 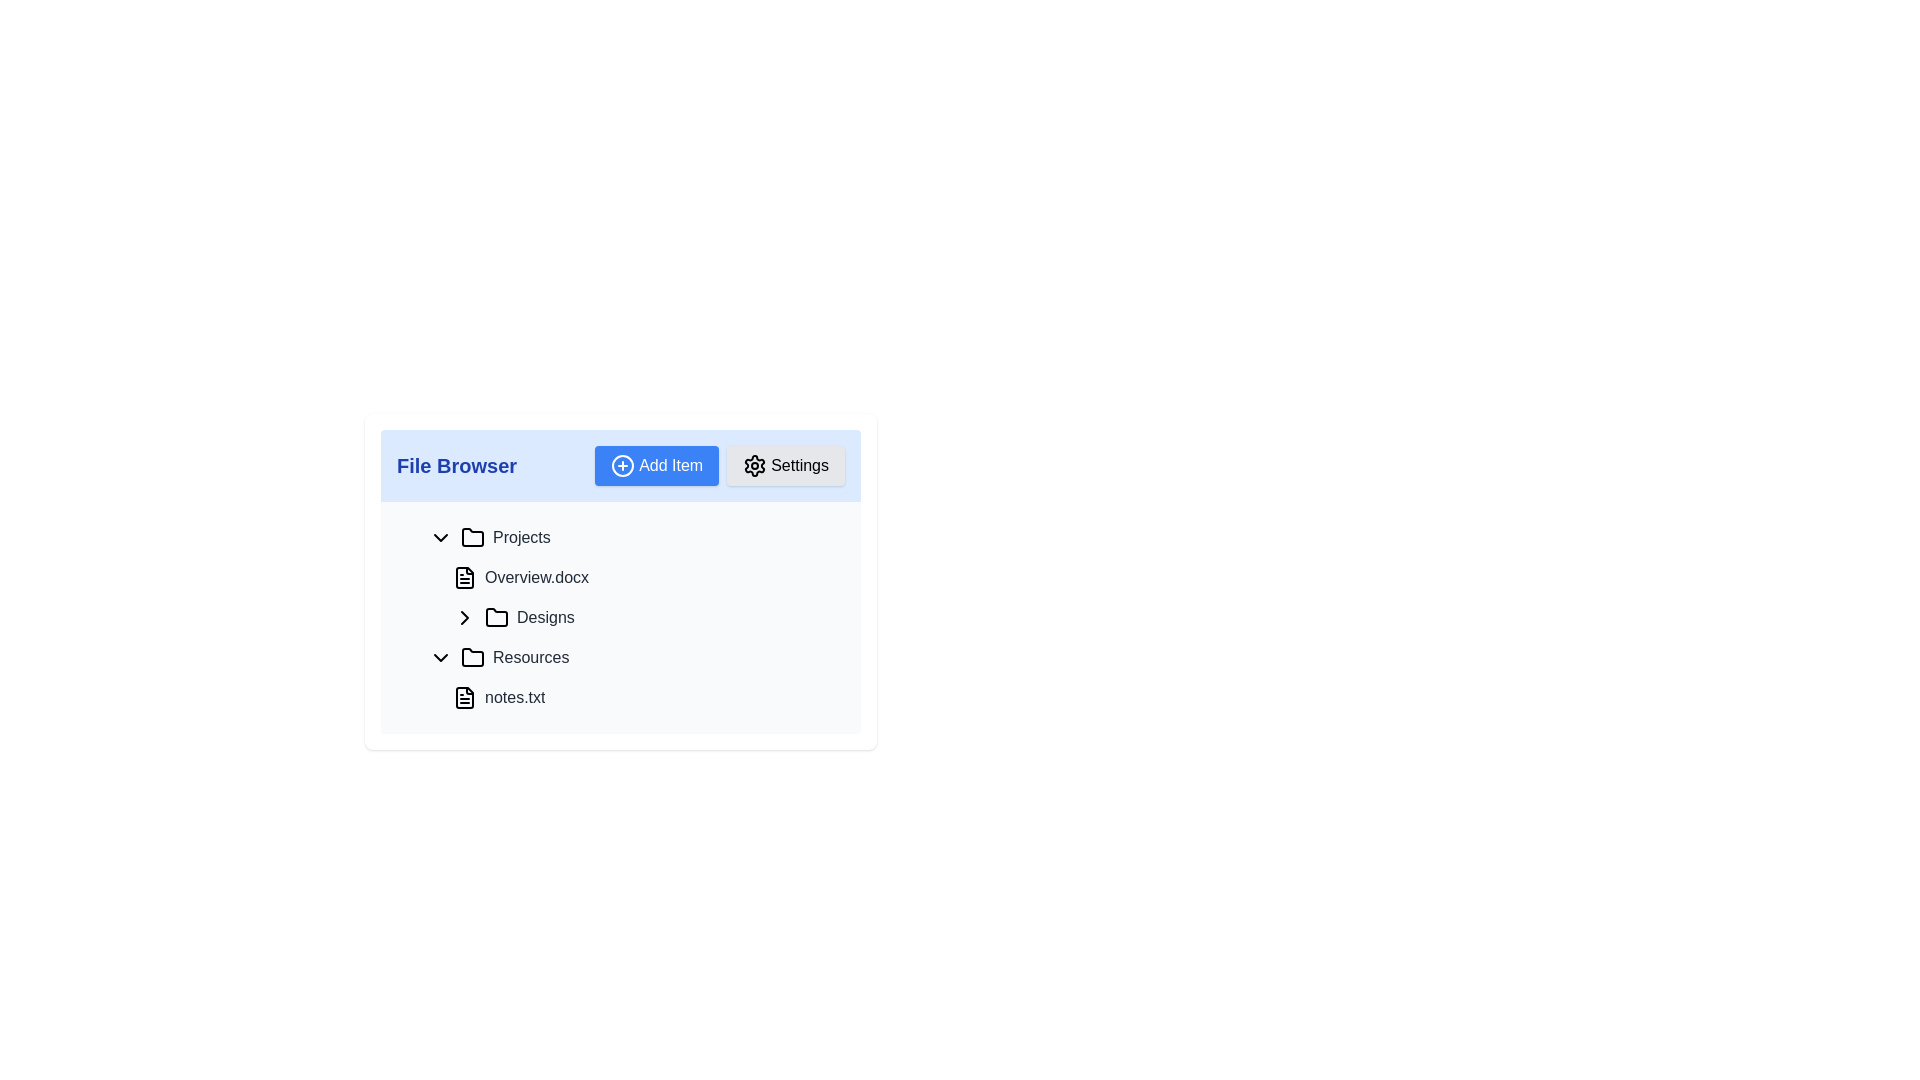 I want to click on the Folder entry in the file browser, which is the fourth entry in the list, located directly above 'notes.txt' and below 'Designs', so click(x=632, y=658).